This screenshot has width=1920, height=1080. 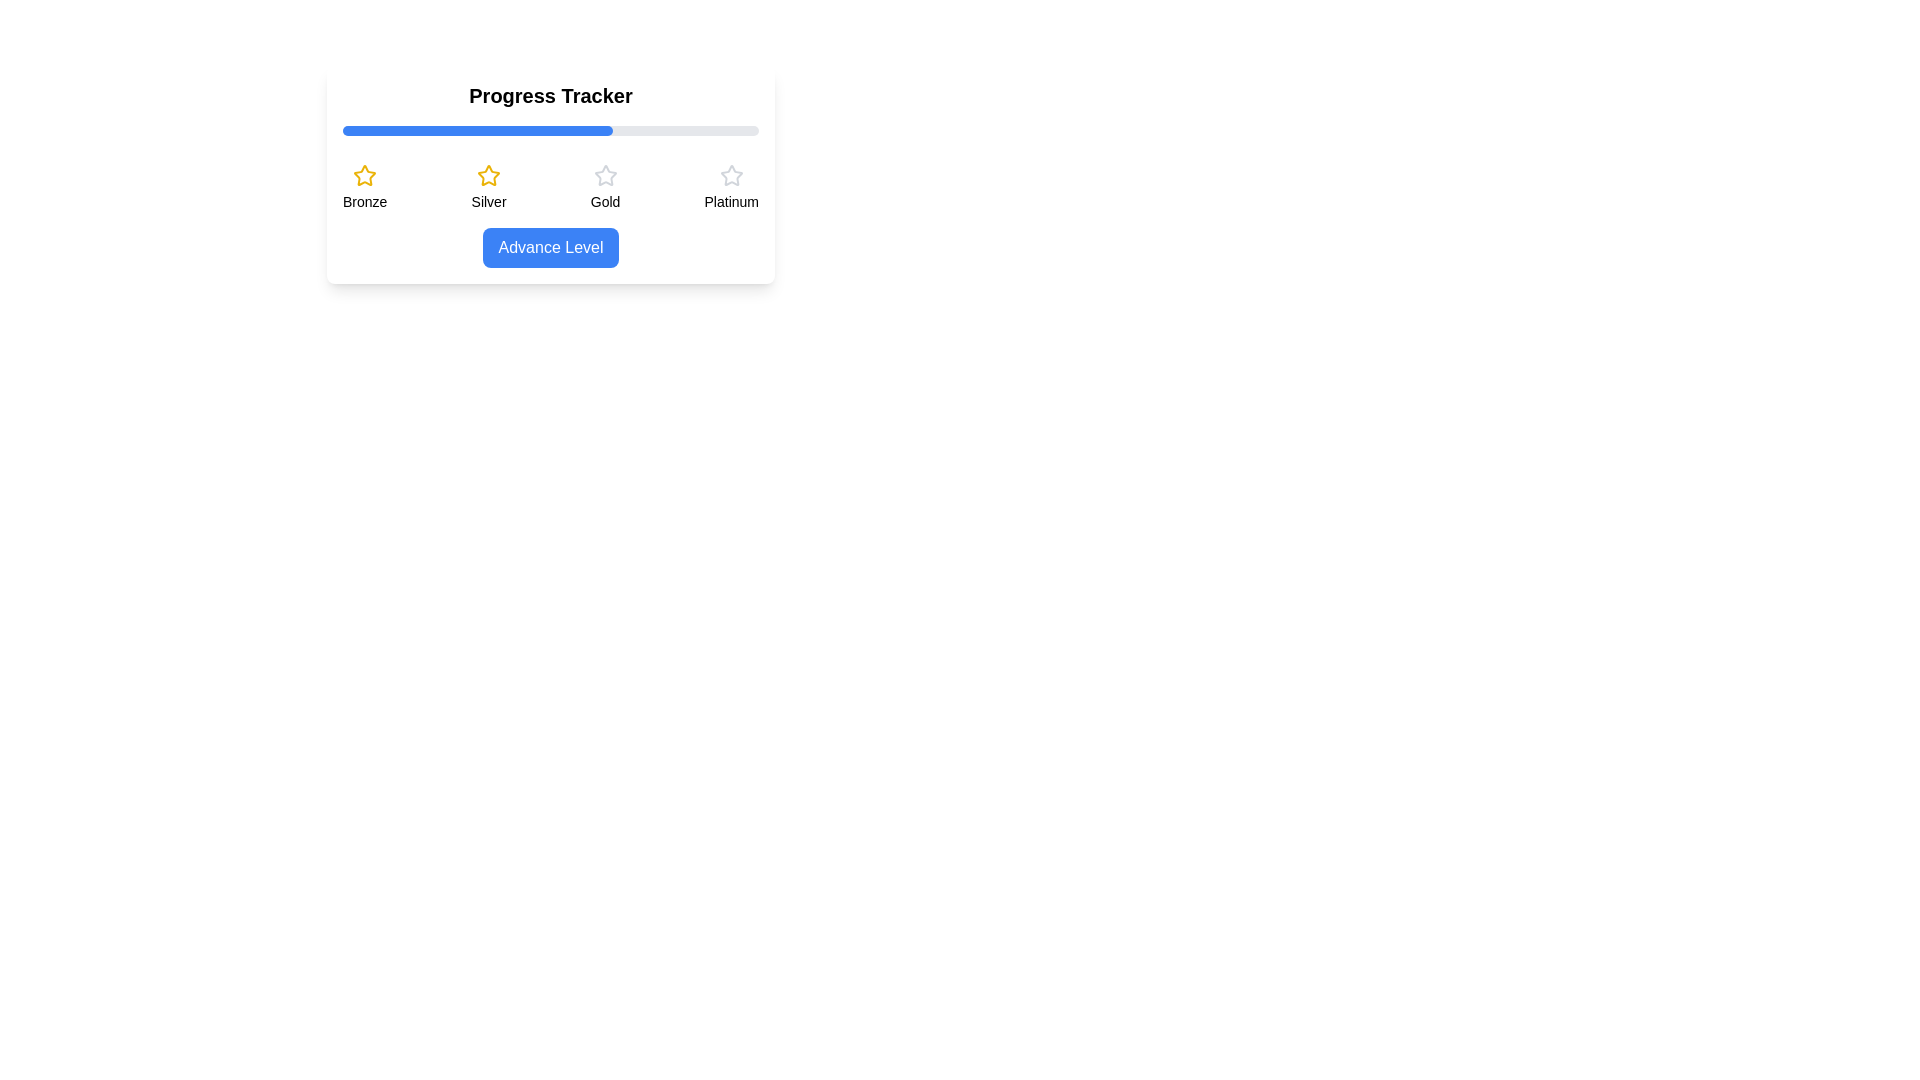 What do you see at coordinates (730, 201) in the screenshot?
I see `the text label indicating the Platinum level in the progress tracker, which is the fourth label in a horizontal sequence under the respective star icons` at bounding box center [730, 201].